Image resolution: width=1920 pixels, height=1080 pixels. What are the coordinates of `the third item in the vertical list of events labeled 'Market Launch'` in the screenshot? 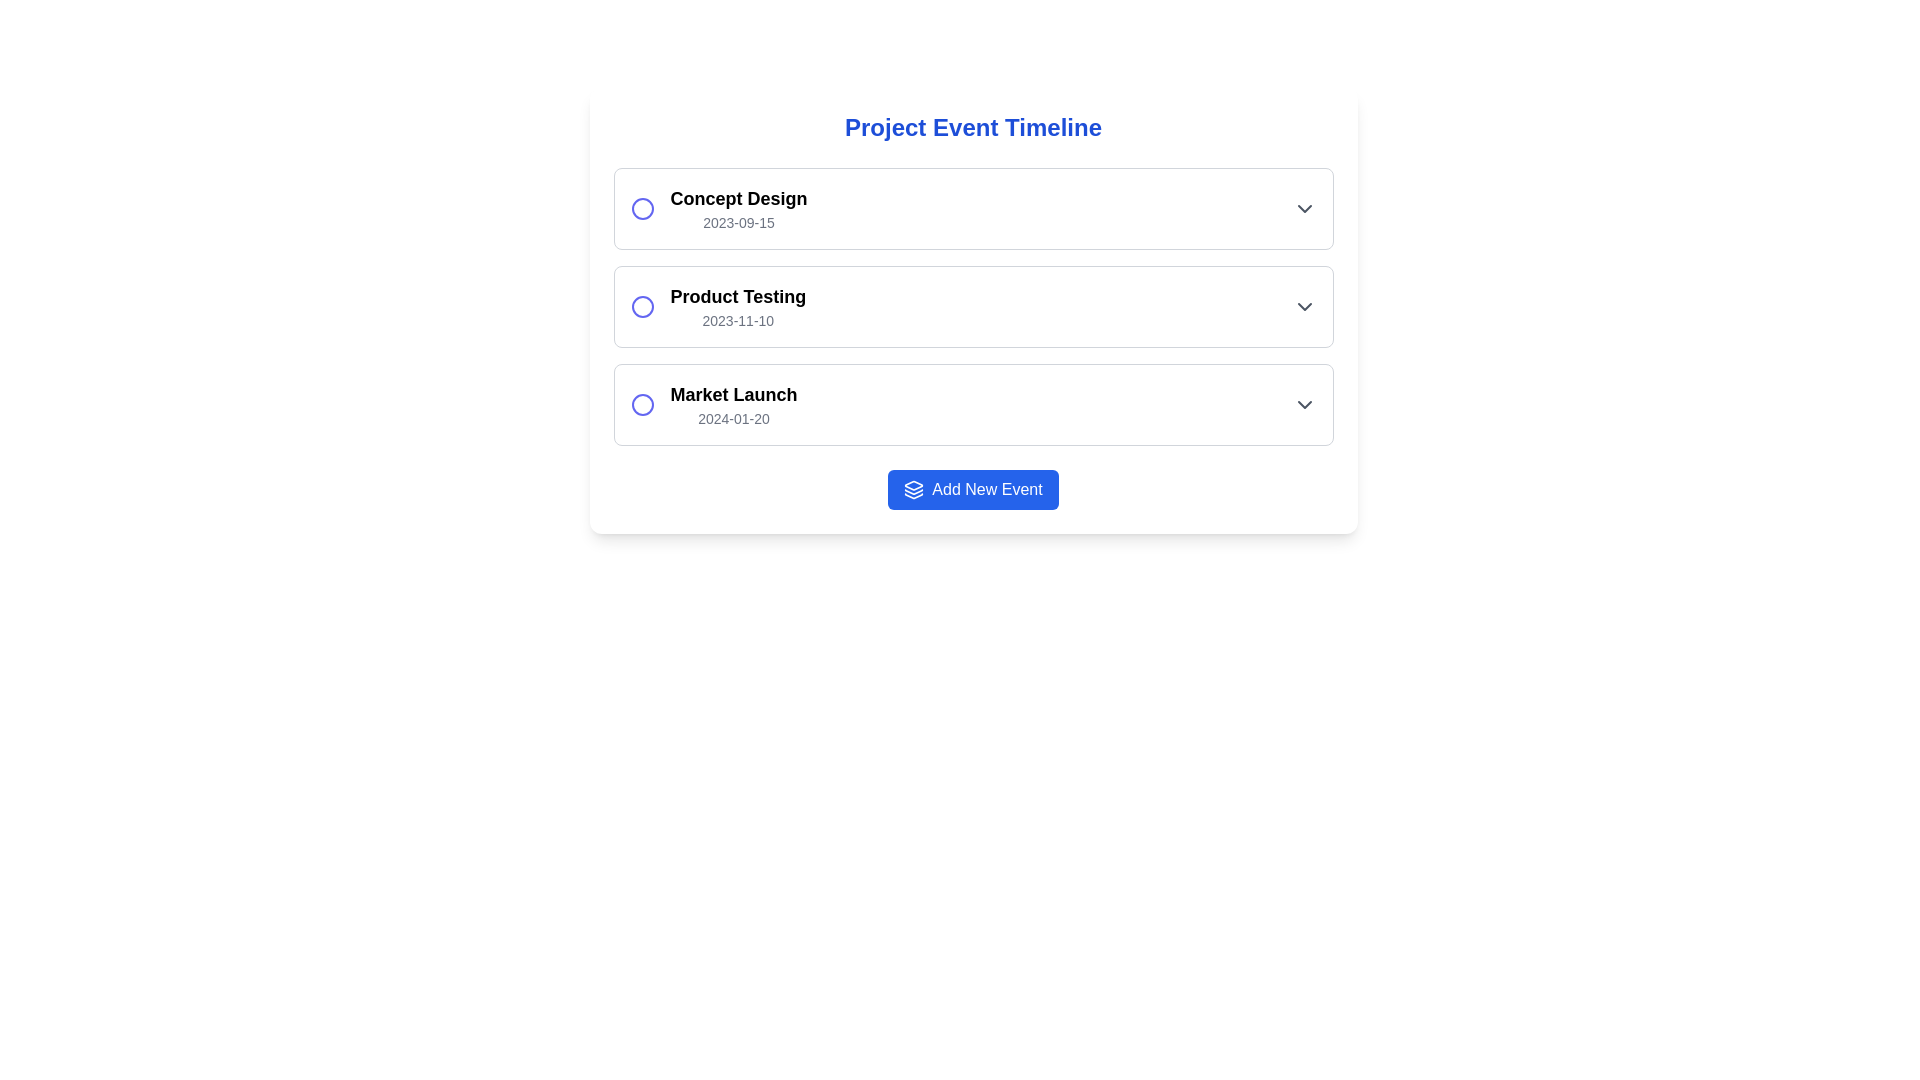 It's located at (973, 405).